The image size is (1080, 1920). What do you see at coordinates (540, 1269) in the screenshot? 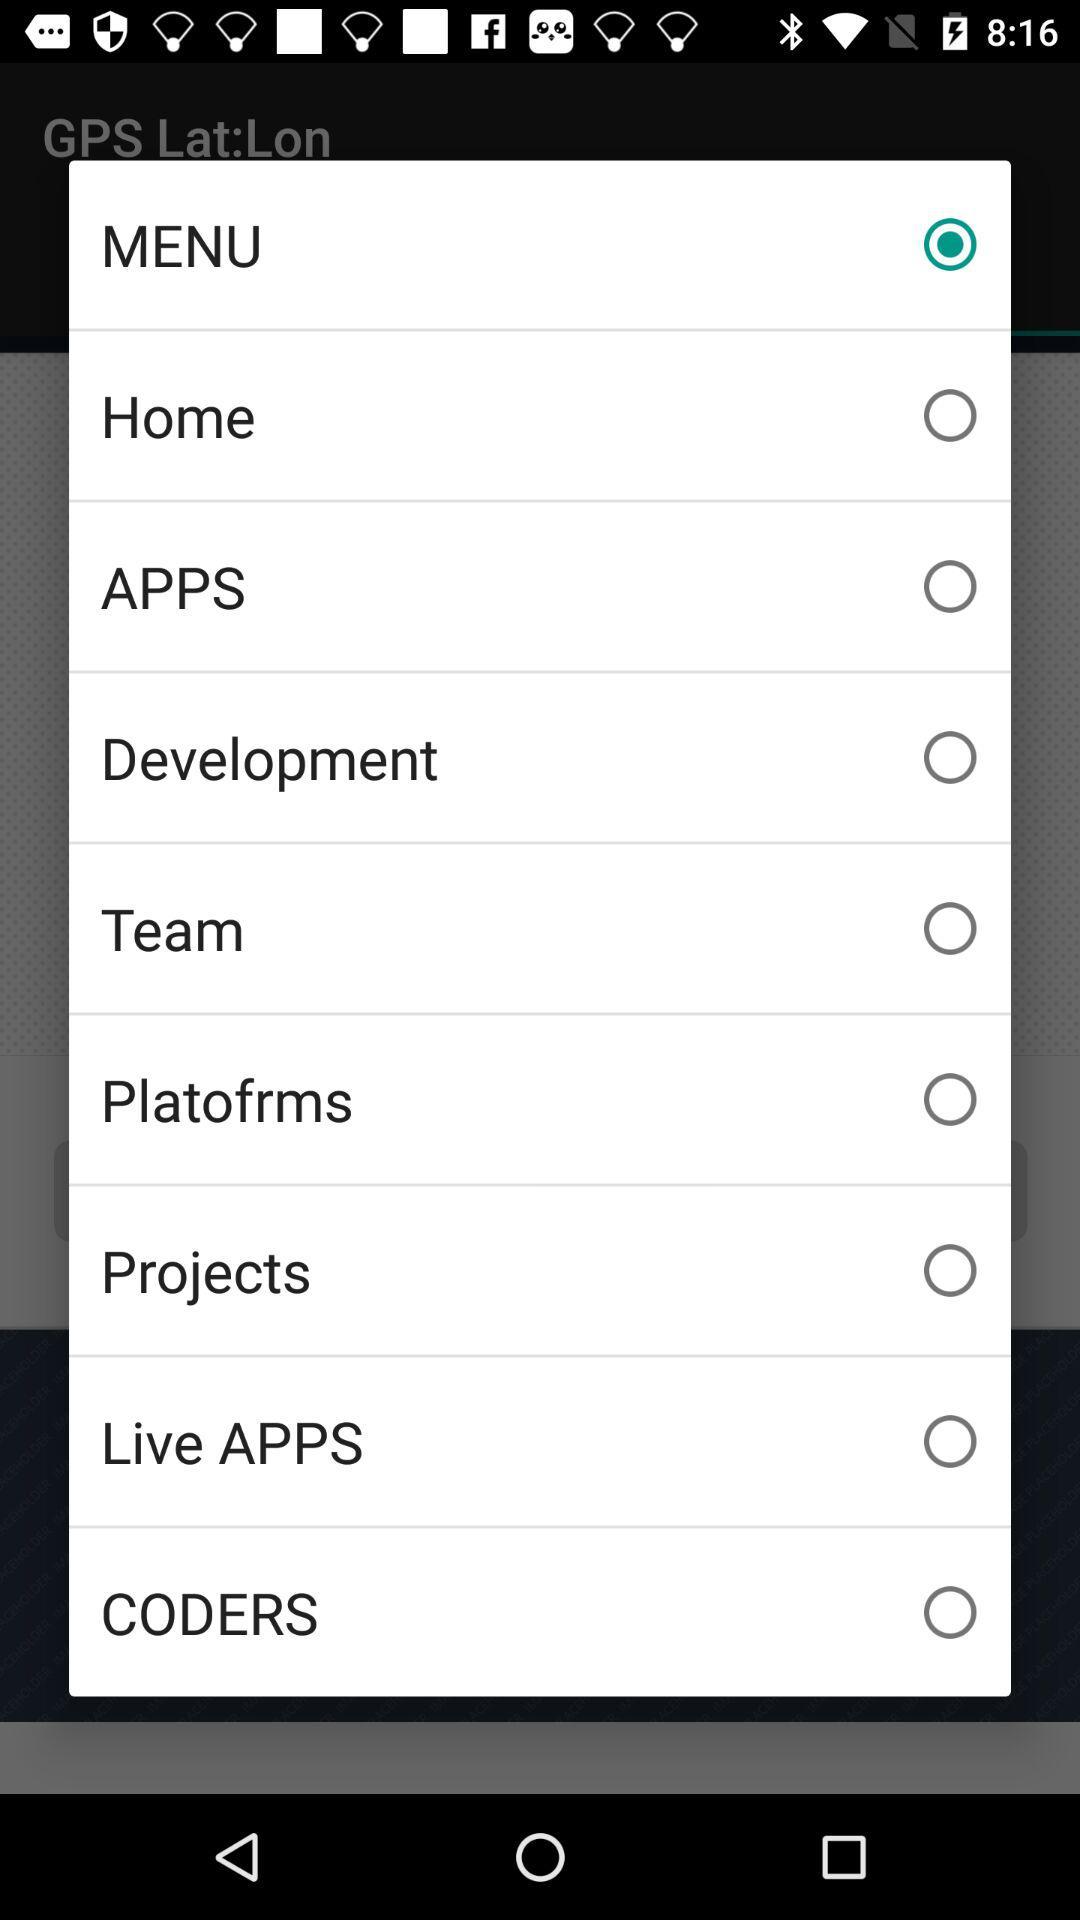
I see `projects item` at bounding box center [540, 1269].